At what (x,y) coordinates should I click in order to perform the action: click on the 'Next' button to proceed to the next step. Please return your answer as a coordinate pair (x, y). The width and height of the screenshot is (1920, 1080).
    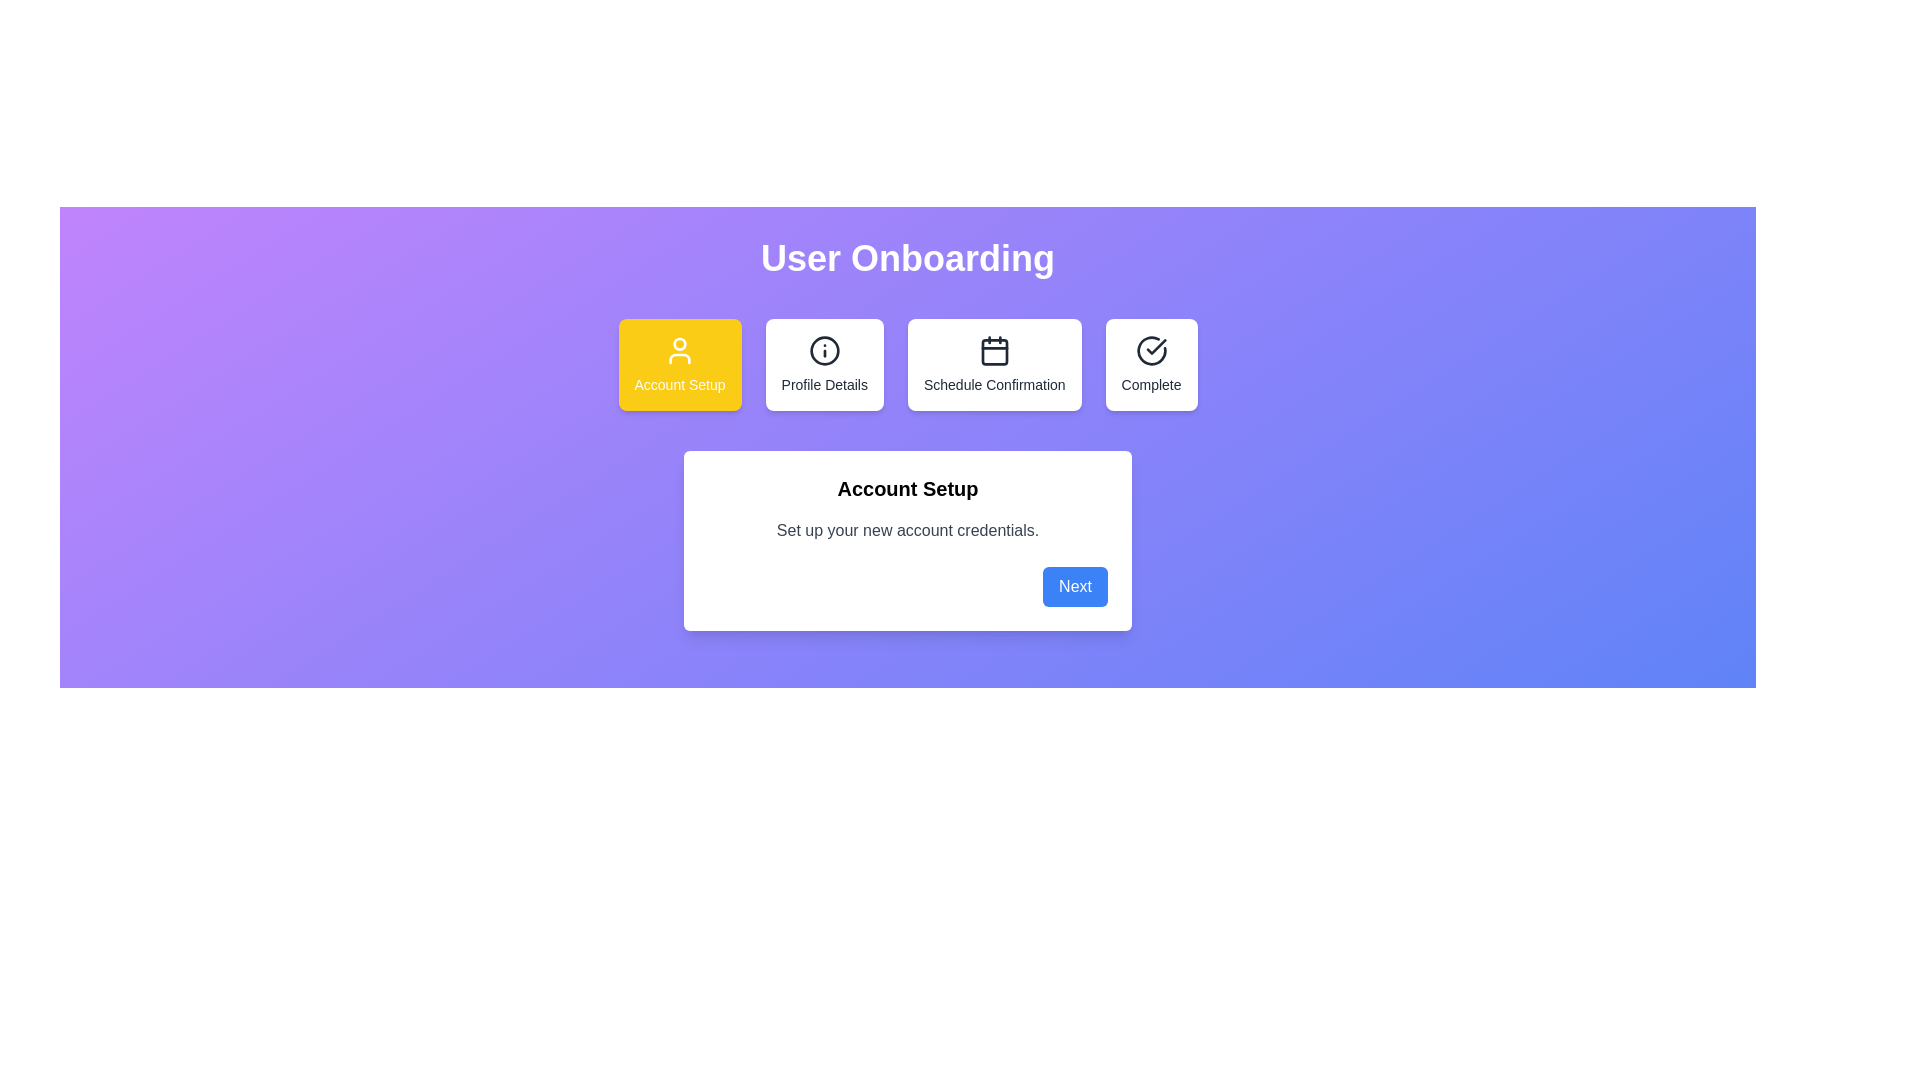
    Looking at the image, I should click on (1074, 585).